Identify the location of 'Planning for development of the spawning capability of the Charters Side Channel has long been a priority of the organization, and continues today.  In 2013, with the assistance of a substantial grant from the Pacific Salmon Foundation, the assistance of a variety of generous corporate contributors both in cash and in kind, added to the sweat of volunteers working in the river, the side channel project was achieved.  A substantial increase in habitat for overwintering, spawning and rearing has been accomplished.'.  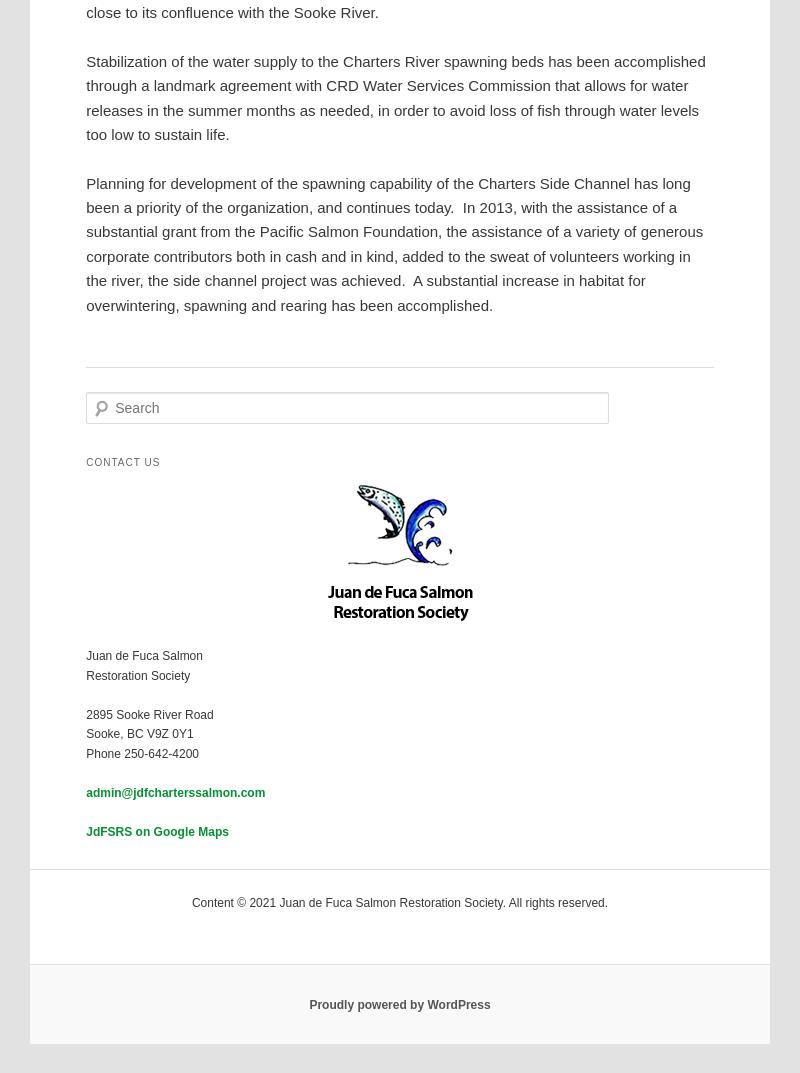
(393, 242).